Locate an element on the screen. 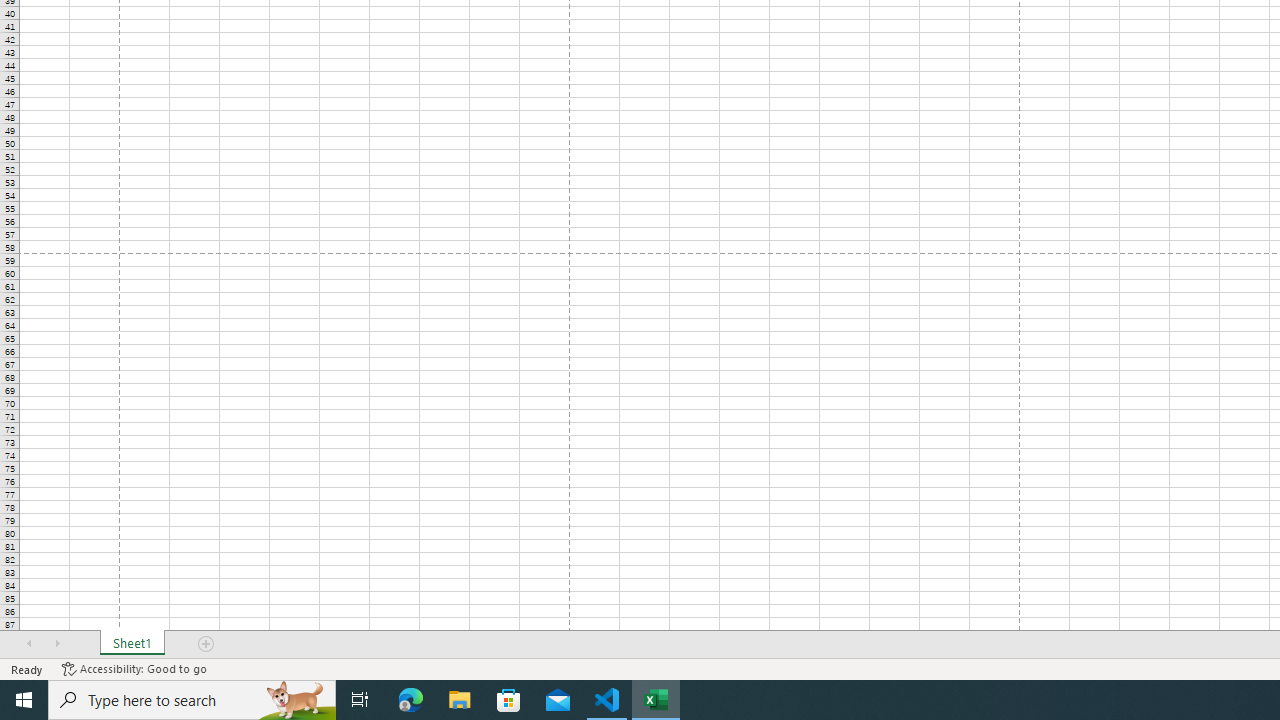  'Accessibility Checker Accessibility: Good to go' is located at coordinates (133, 669).